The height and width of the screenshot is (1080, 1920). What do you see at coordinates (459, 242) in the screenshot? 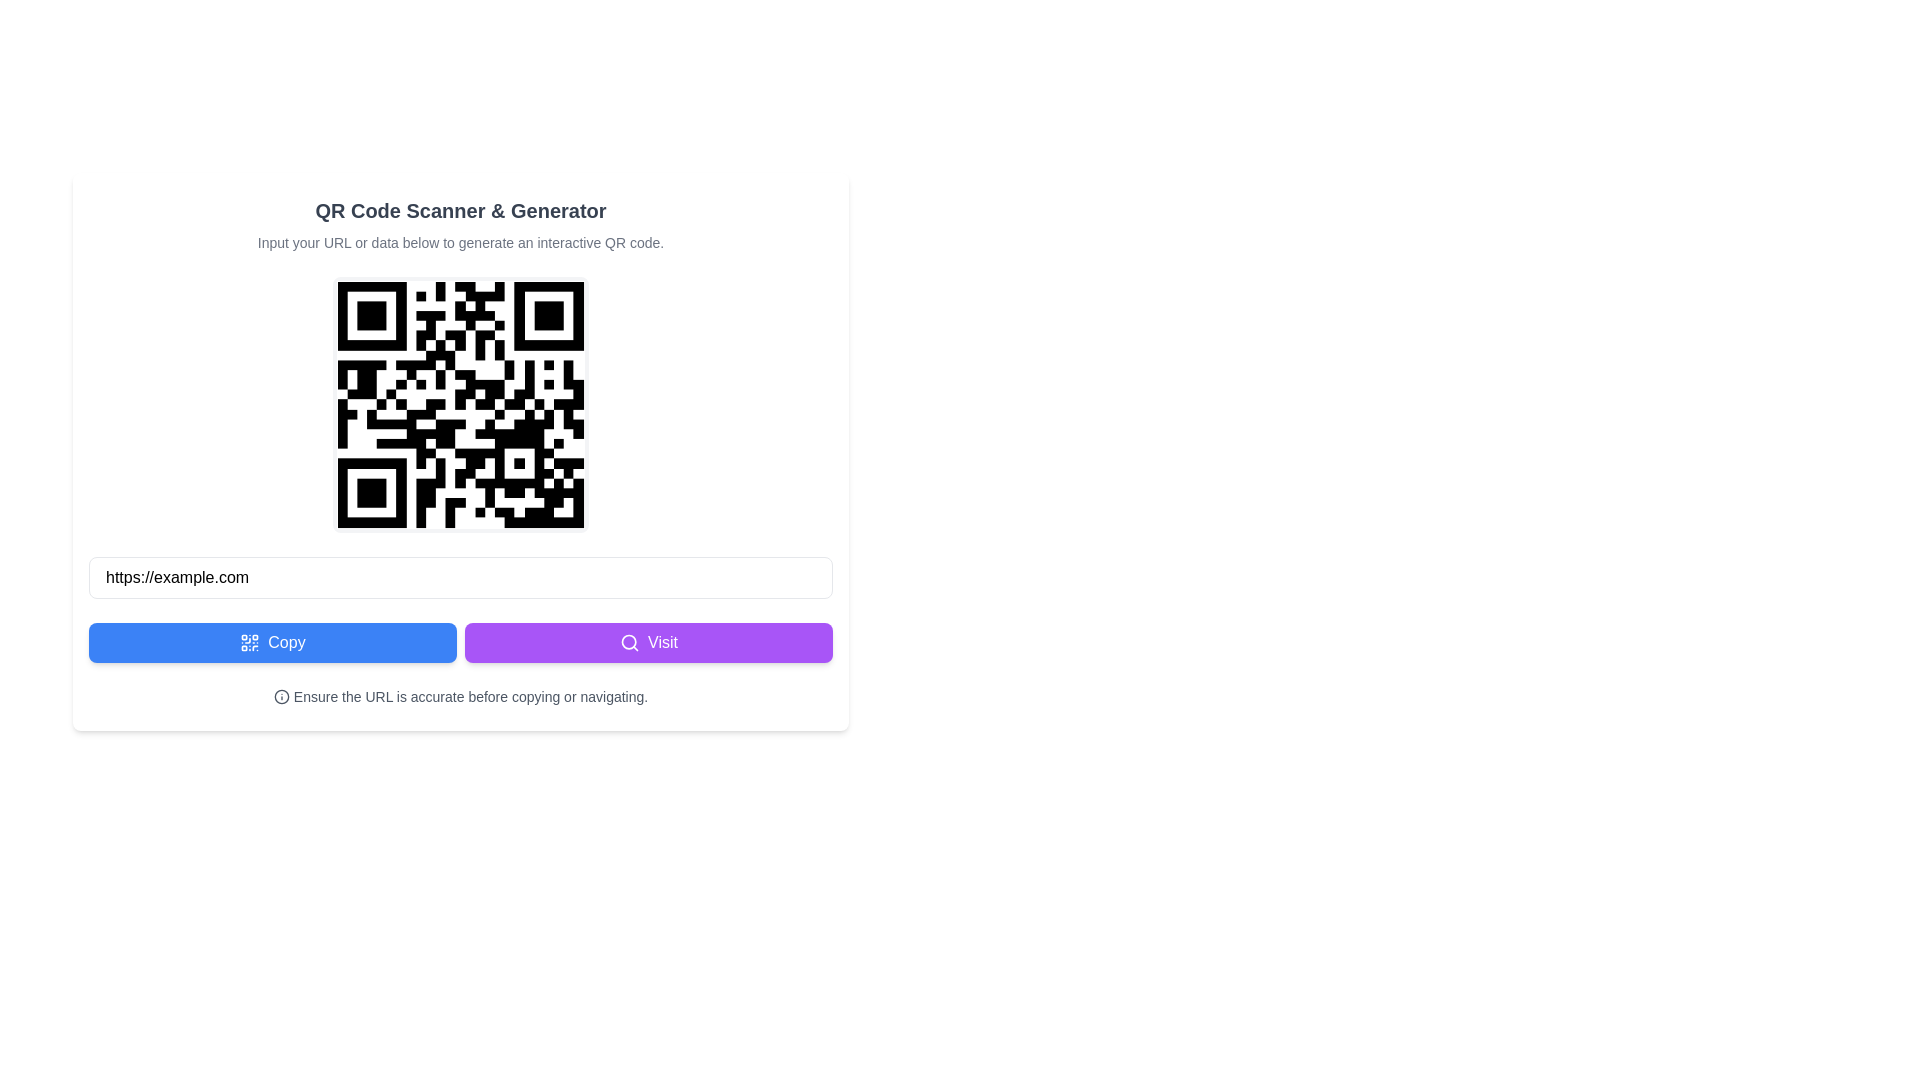
I see `instructions displayed in the text block that says 'Input your URL or data below to generate an interactive QR code.' located underneath the main heading 'QR Code Scanner & Generator'` at bounding box center [459, 242].